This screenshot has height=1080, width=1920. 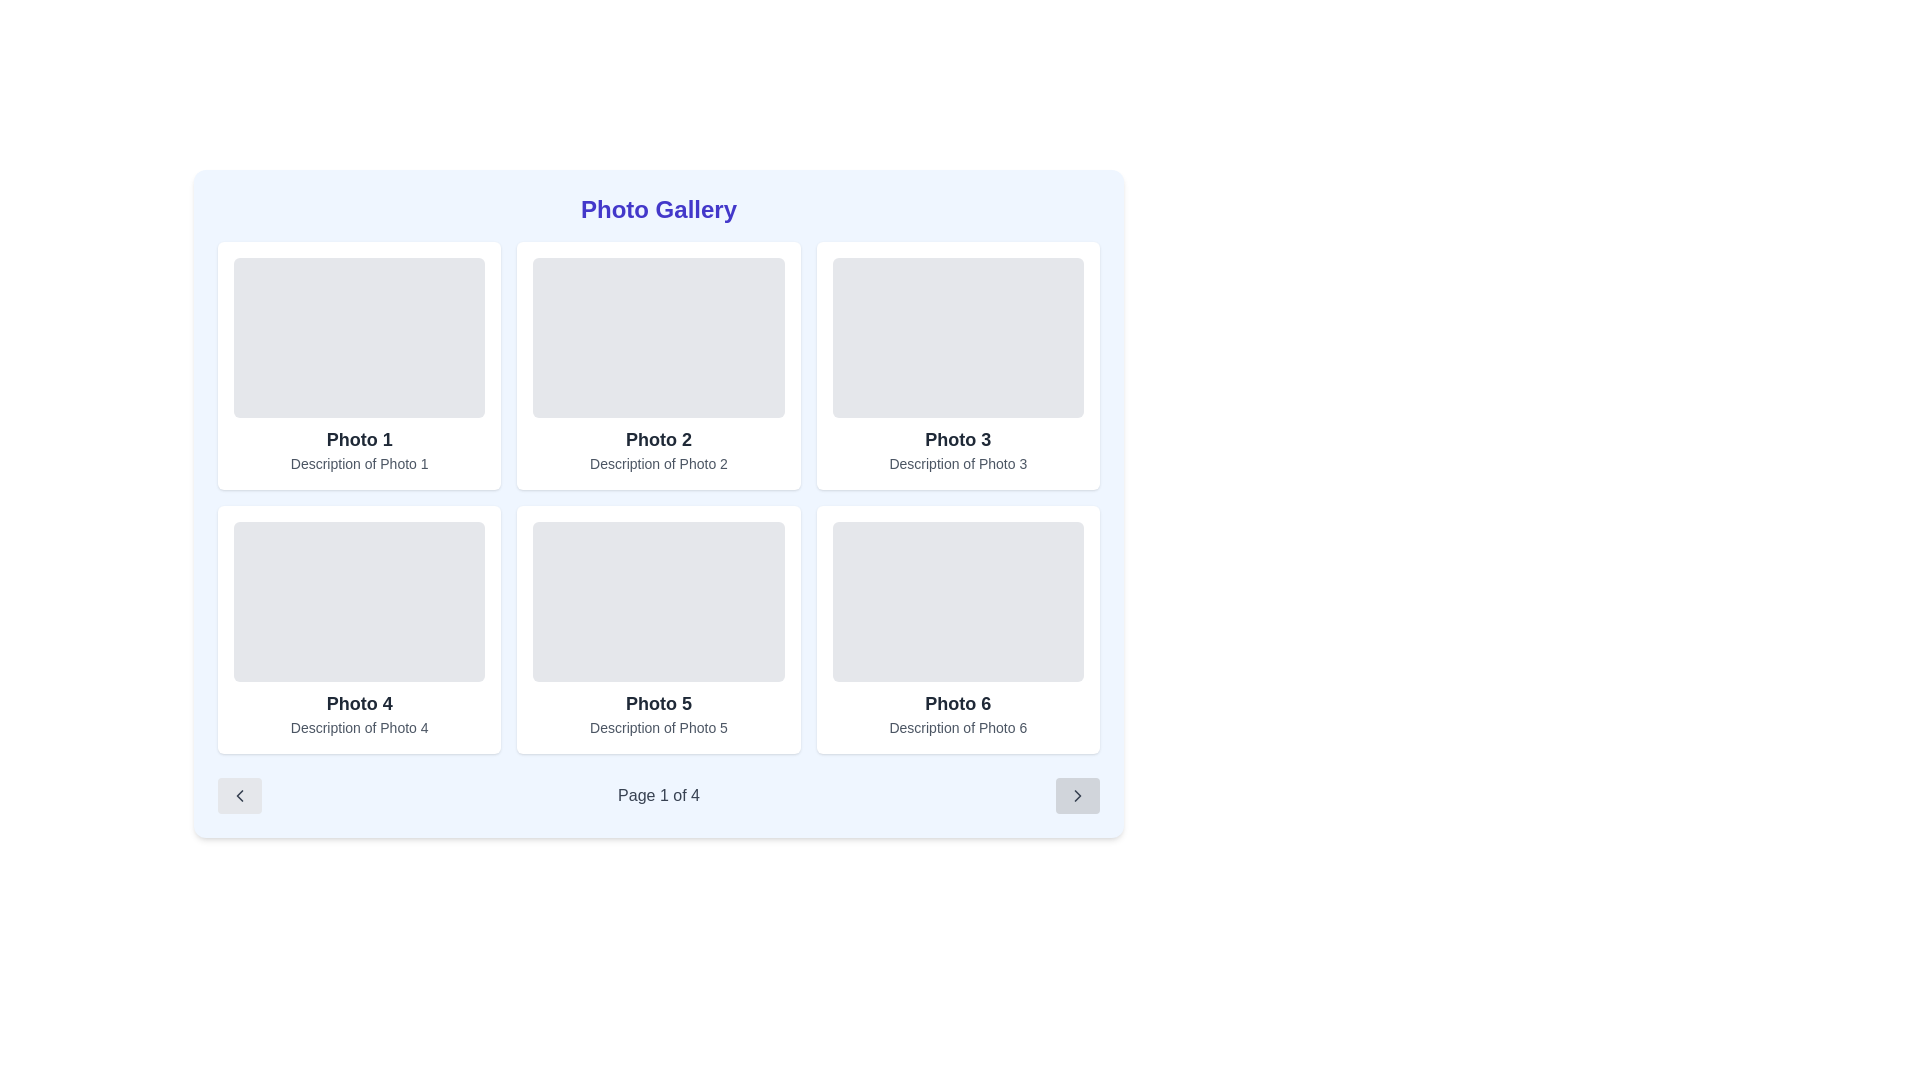 I want to click on the text label reading 'Description of Photo 5', which is in a smaller gray font and positioned below the title 'Photo 5' in the grid layout, so click(x=658, y=728).